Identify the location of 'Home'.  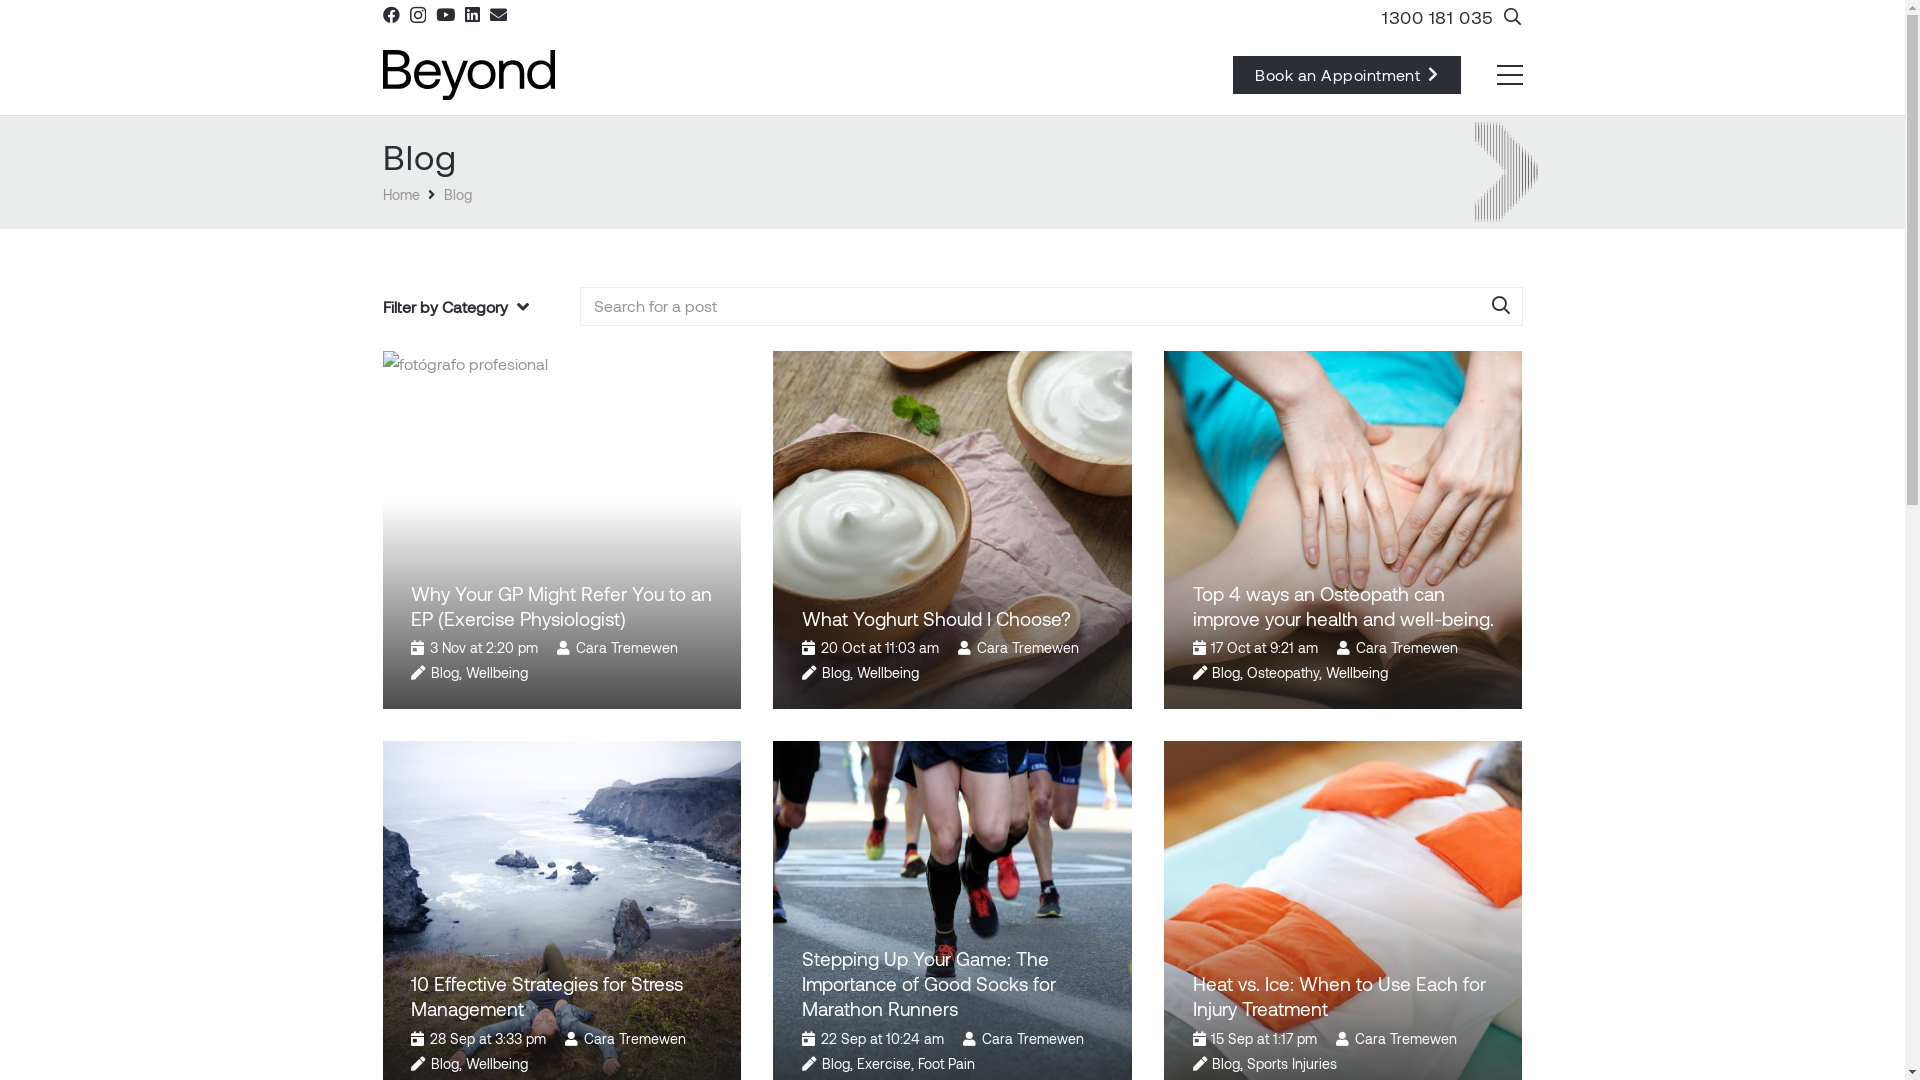
(382, 194).